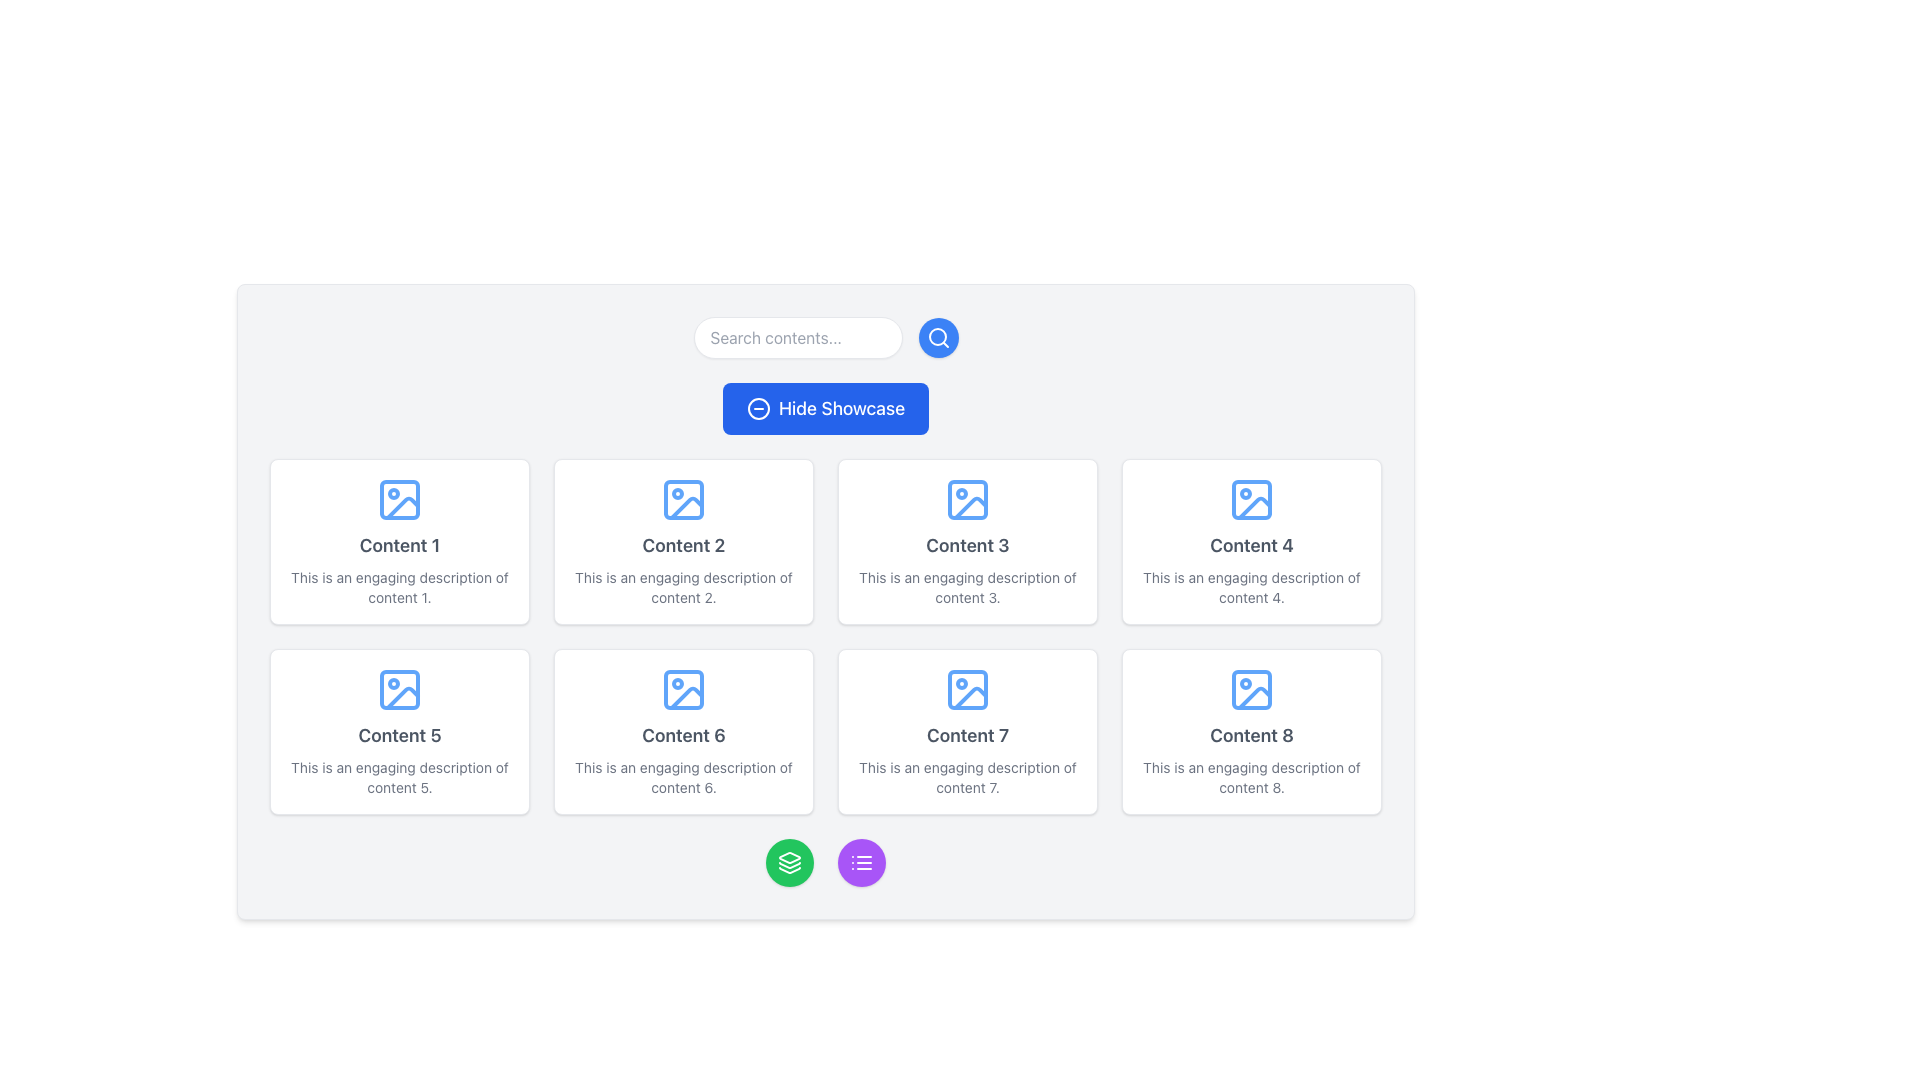 This screenshot has height=1080, width=1920. What do you see at coordinates (1251, 777) in the screenshot?
I see `the text label displaying 'This is an engaging description of content 8.' located beneath the title 'Content 8' in the card for 'Content 8' to trigger potential tooltips` at bounding box center [1251, 777].